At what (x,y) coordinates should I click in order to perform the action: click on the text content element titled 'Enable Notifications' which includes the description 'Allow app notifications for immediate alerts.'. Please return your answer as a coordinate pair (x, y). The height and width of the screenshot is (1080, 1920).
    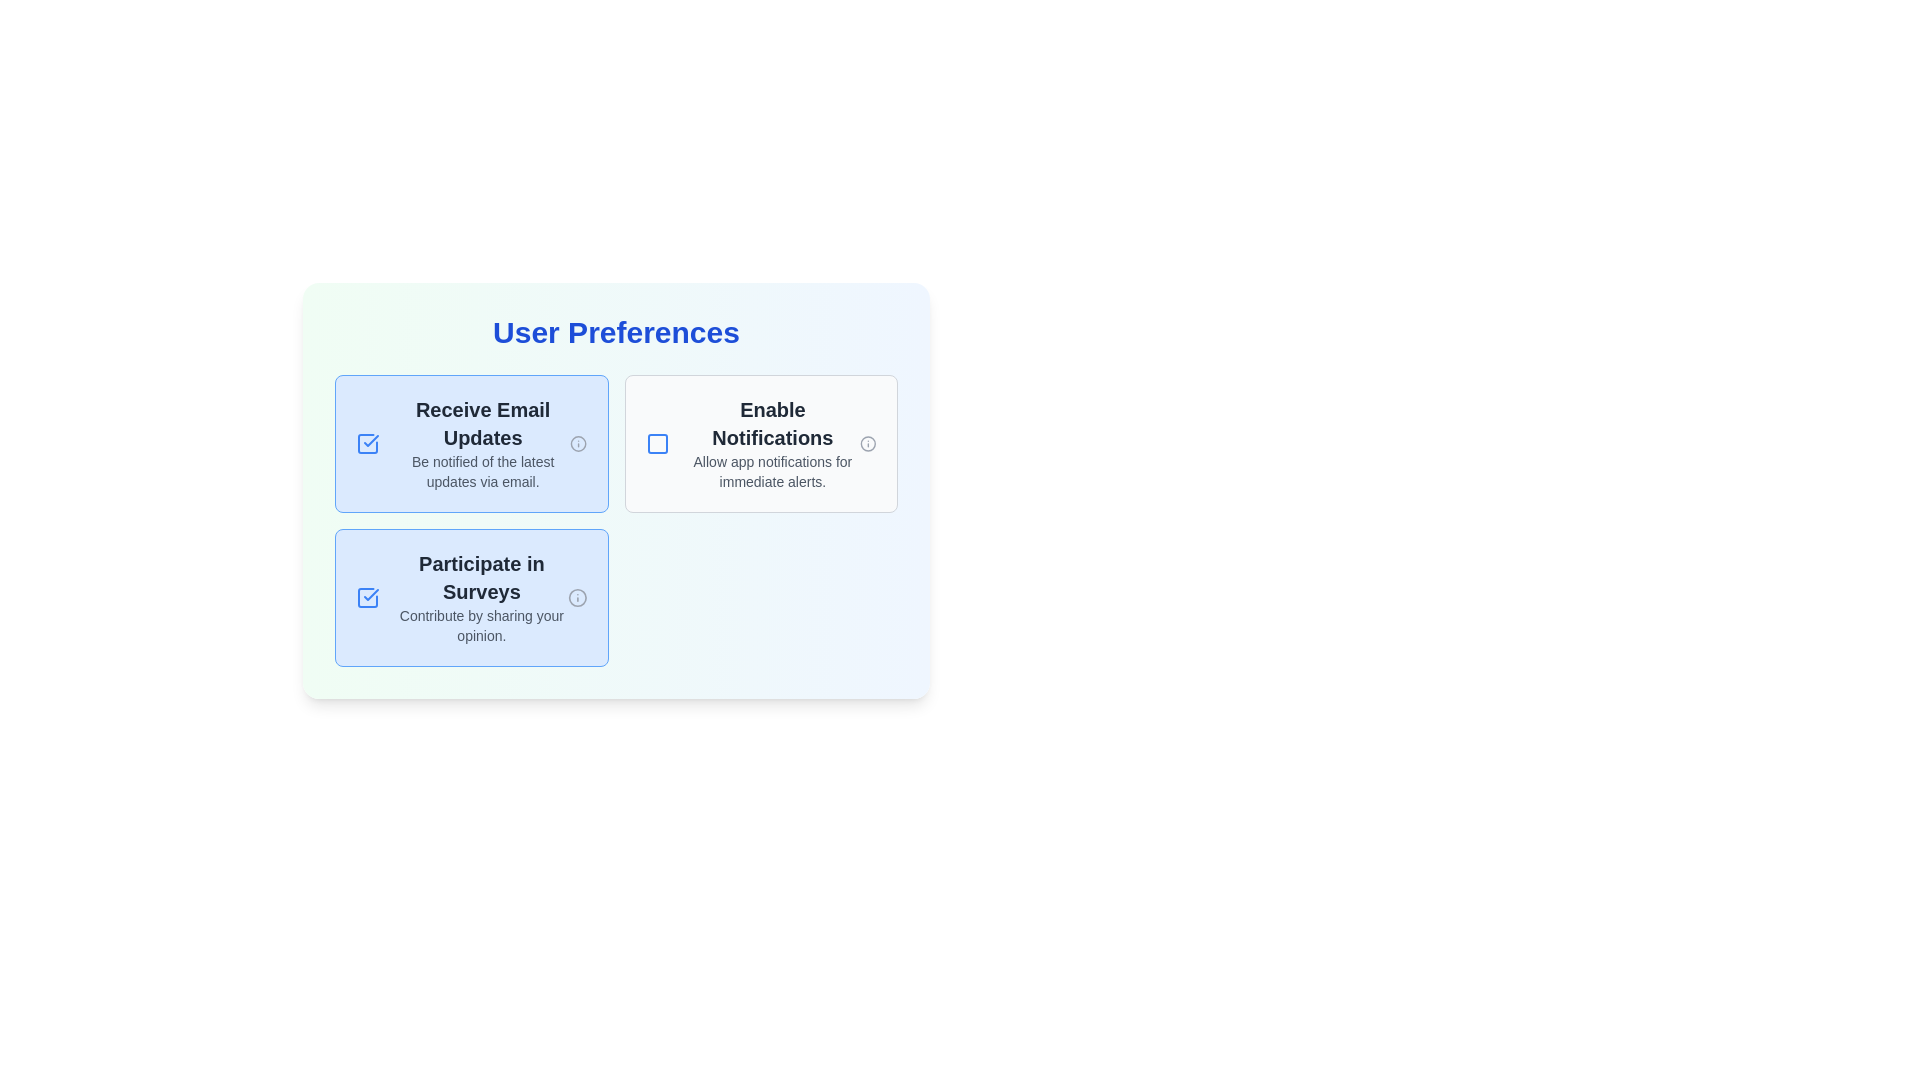
    Looking at the image, I should click on (771, 442).